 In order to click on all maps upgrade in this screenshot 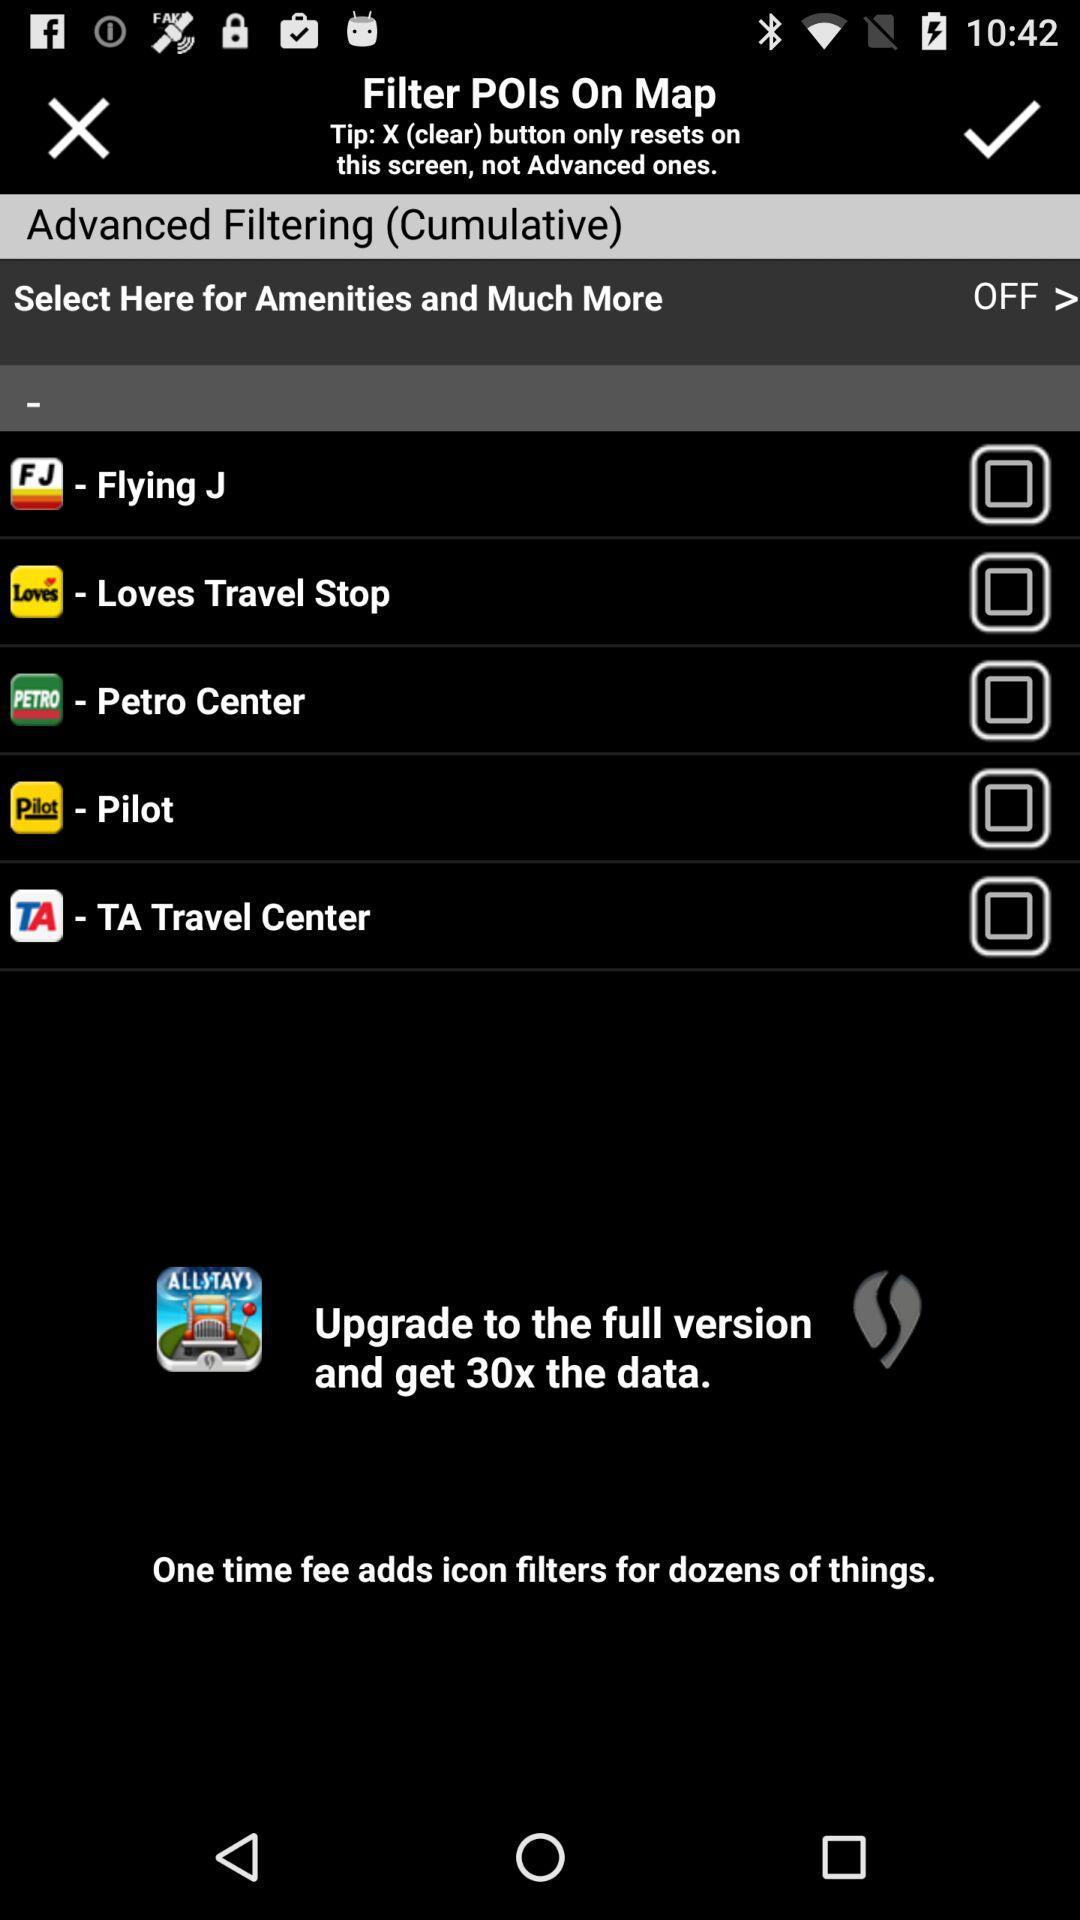, I will do `click(209, 1319)`.